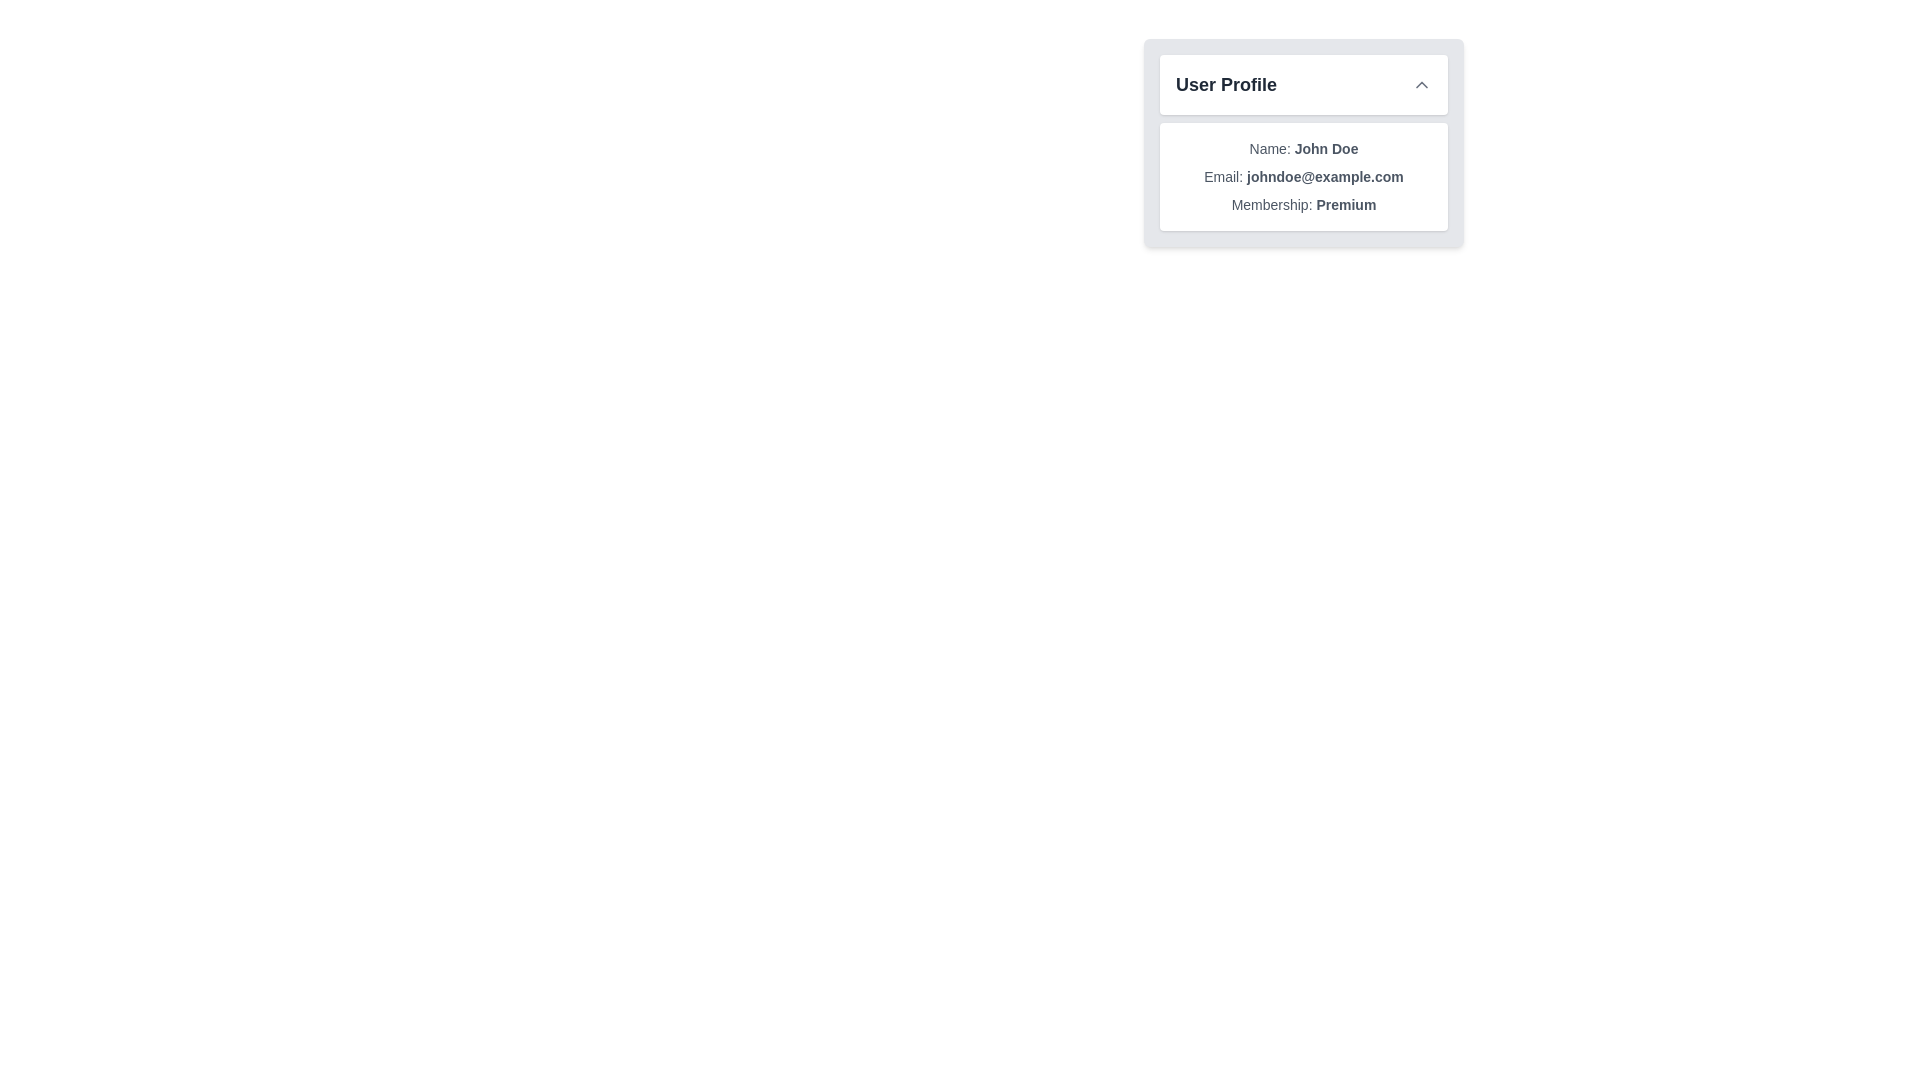 Image resolution: width=1920 pixels, height=1080 pixels. Describe the element at coordinates (1304, 176) in the screenshot. I see `the Text label that displays the user's email address, which is located below the 'Name: John Doe' label and above the 'Membership: Premium' label` at that location.